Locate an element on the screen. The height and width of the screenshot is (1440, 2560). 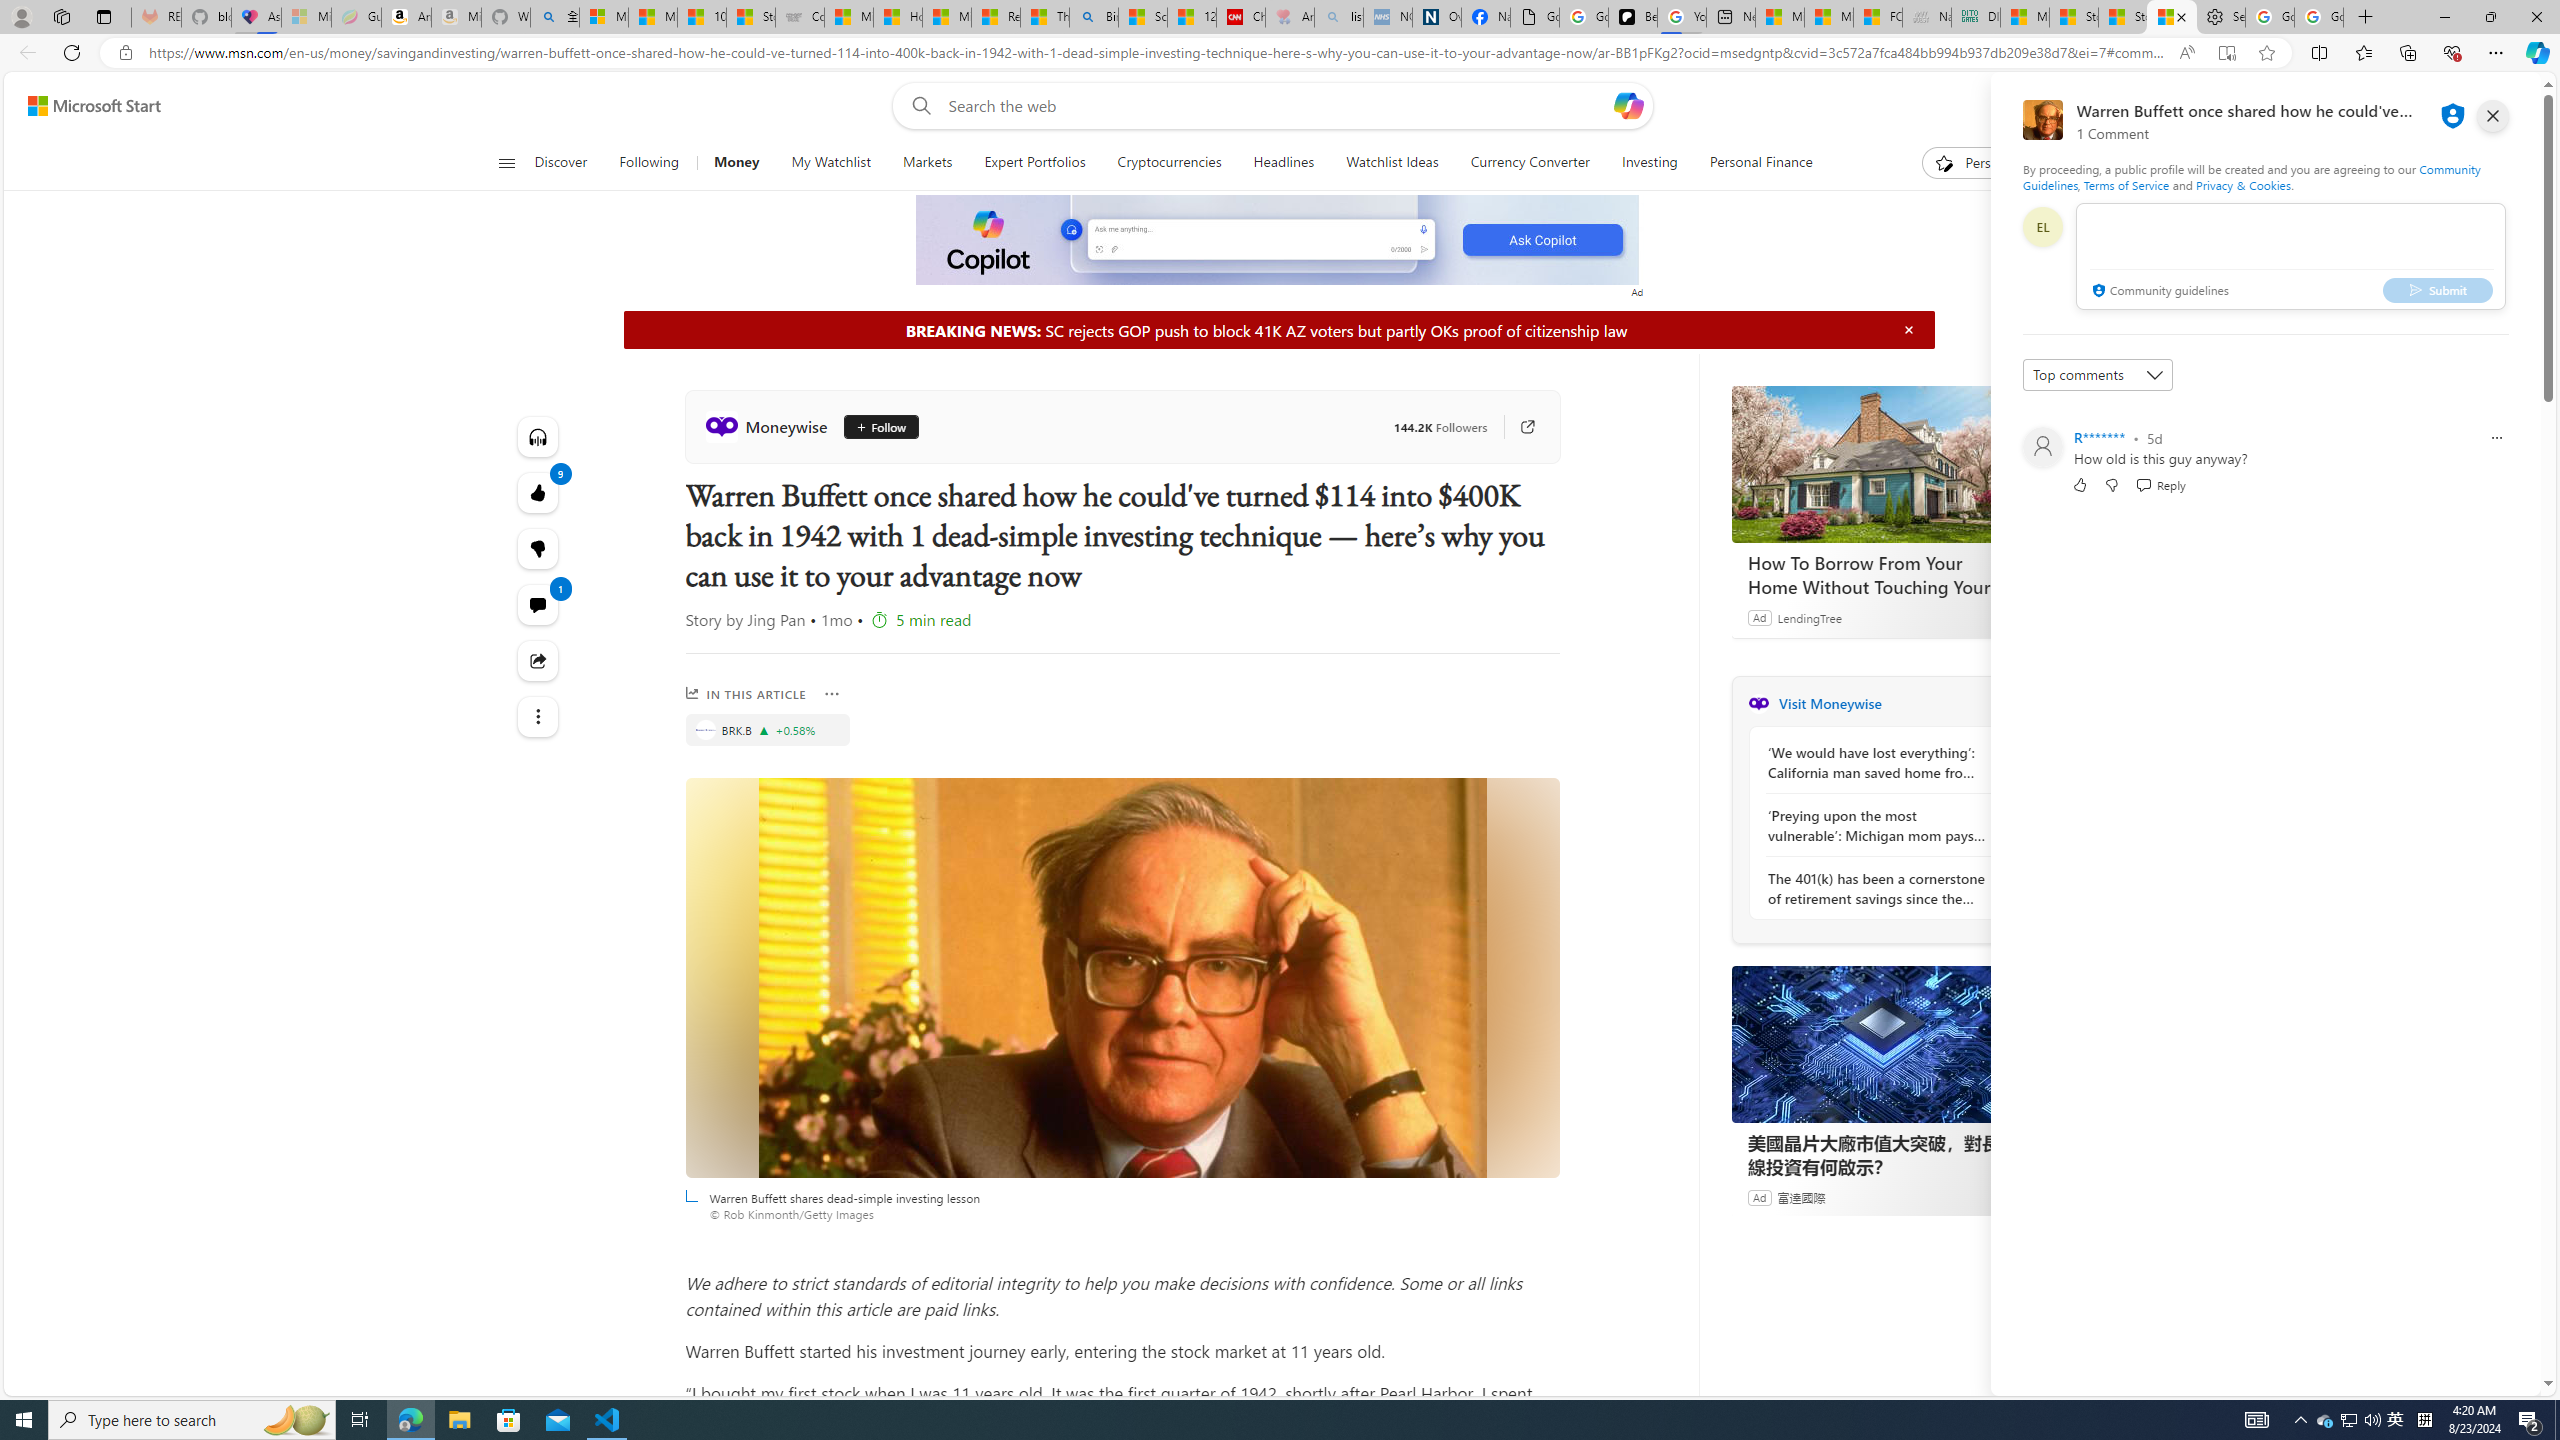
'Markets' is located at coordinates (928, 162).